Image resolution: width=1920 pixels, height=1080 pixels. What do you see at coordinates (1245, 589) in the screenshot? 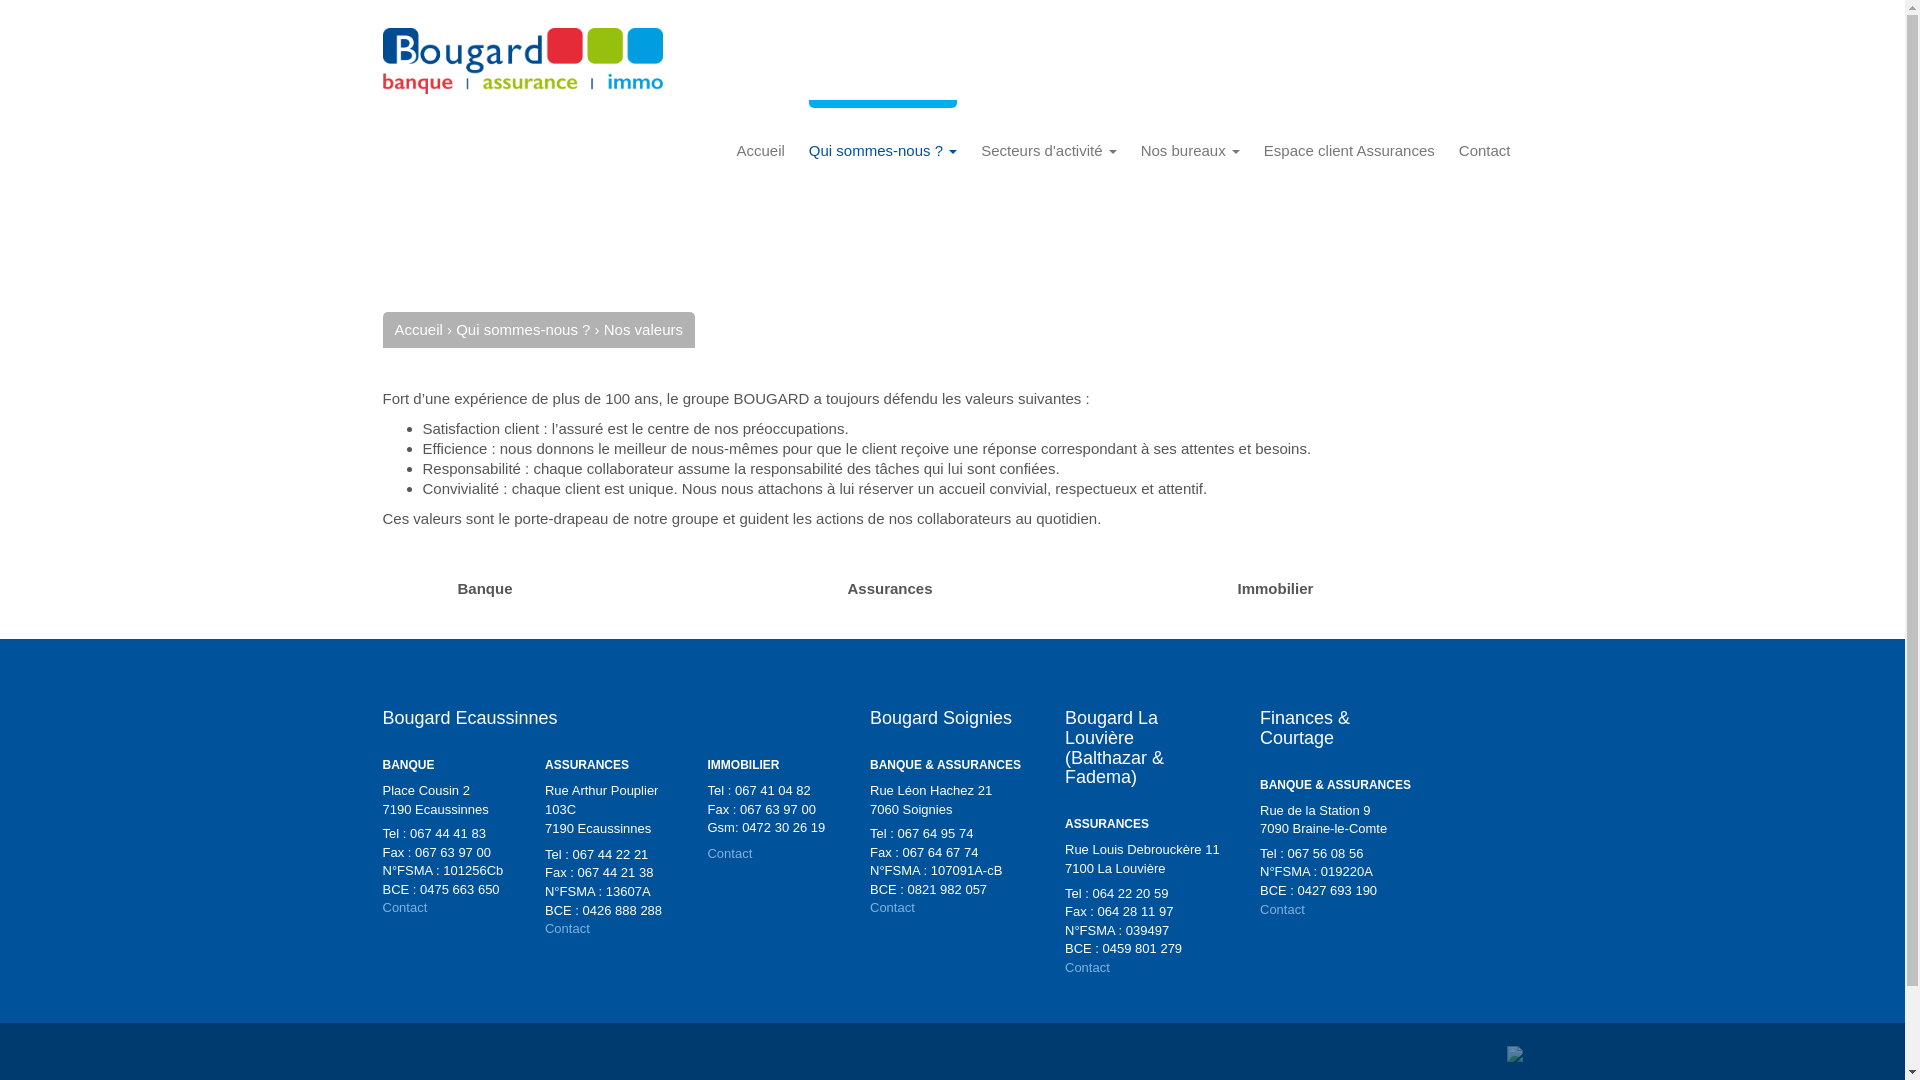
I see `'Immobilier'` at bounding box center [1245, 589].